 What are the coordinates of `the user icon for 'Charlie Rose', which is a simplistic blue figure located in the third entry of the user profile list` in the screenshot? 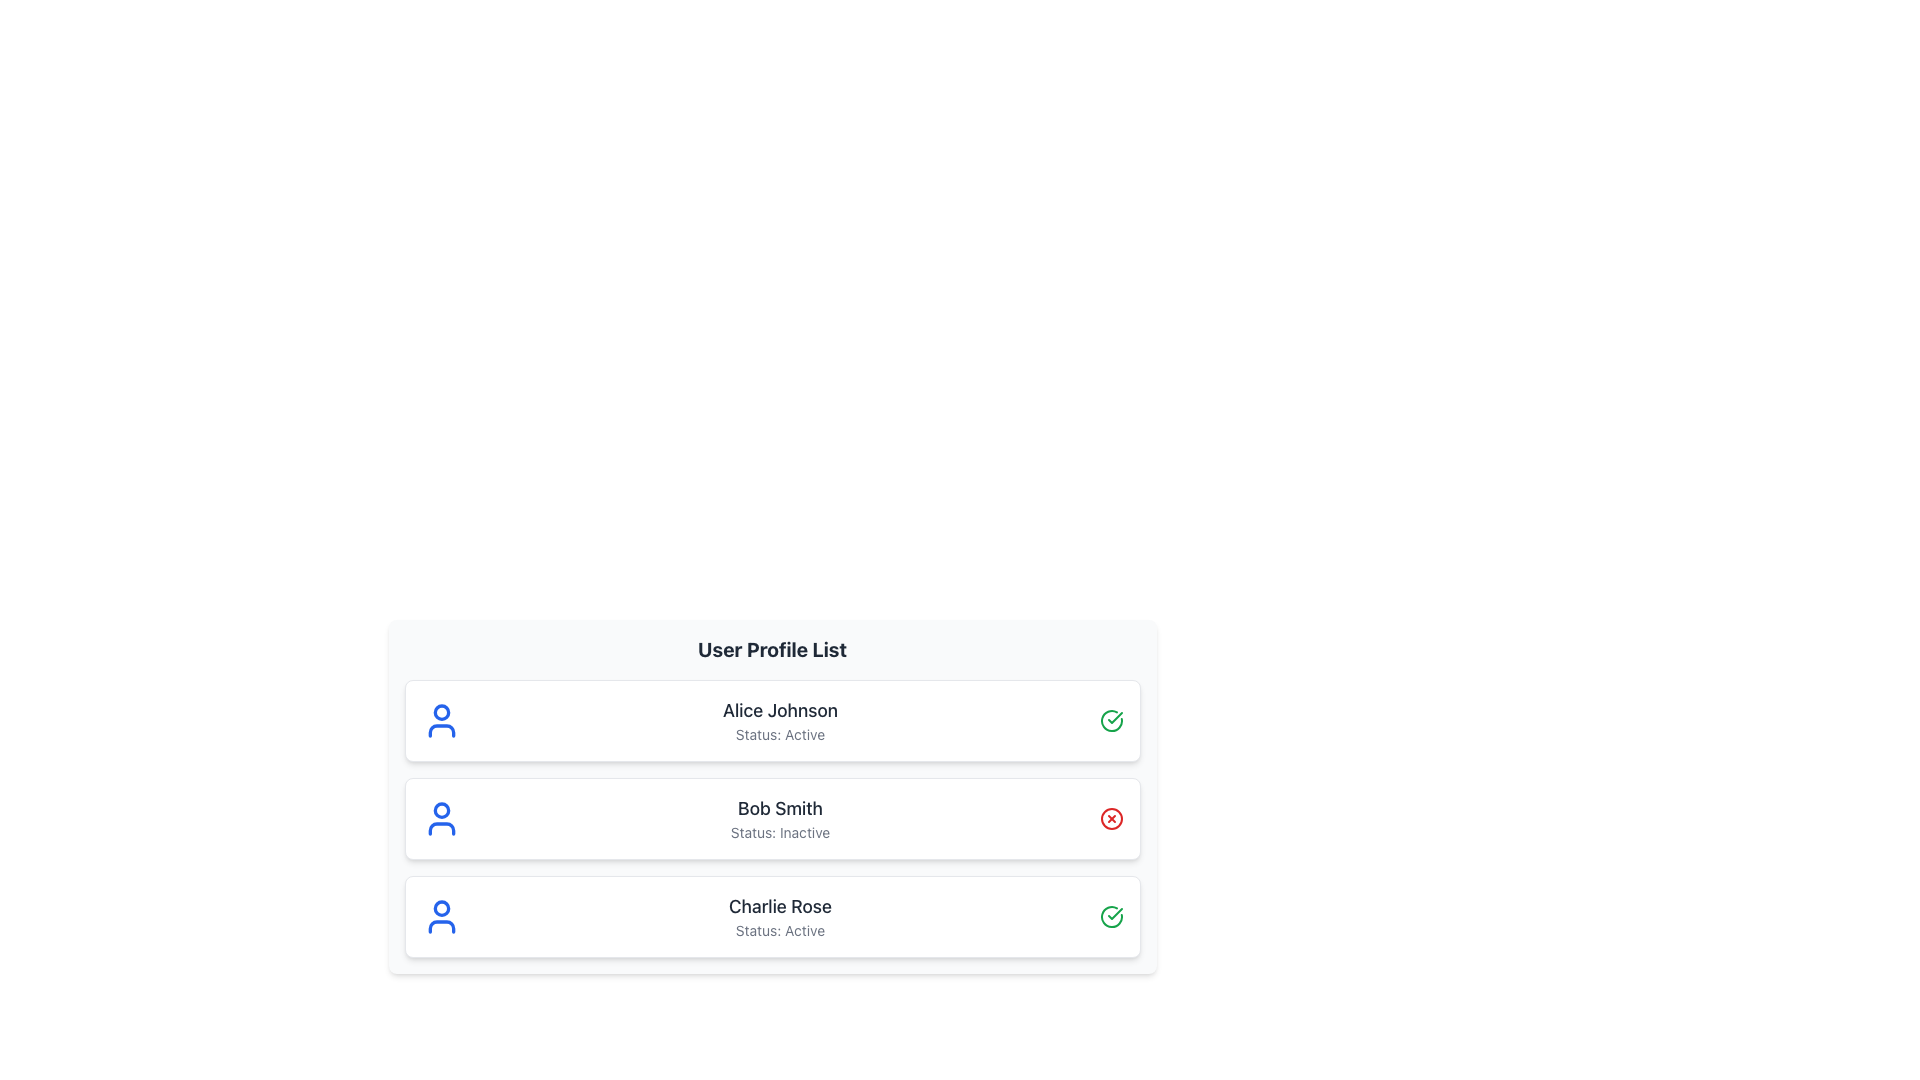 It's located at (440, 917).